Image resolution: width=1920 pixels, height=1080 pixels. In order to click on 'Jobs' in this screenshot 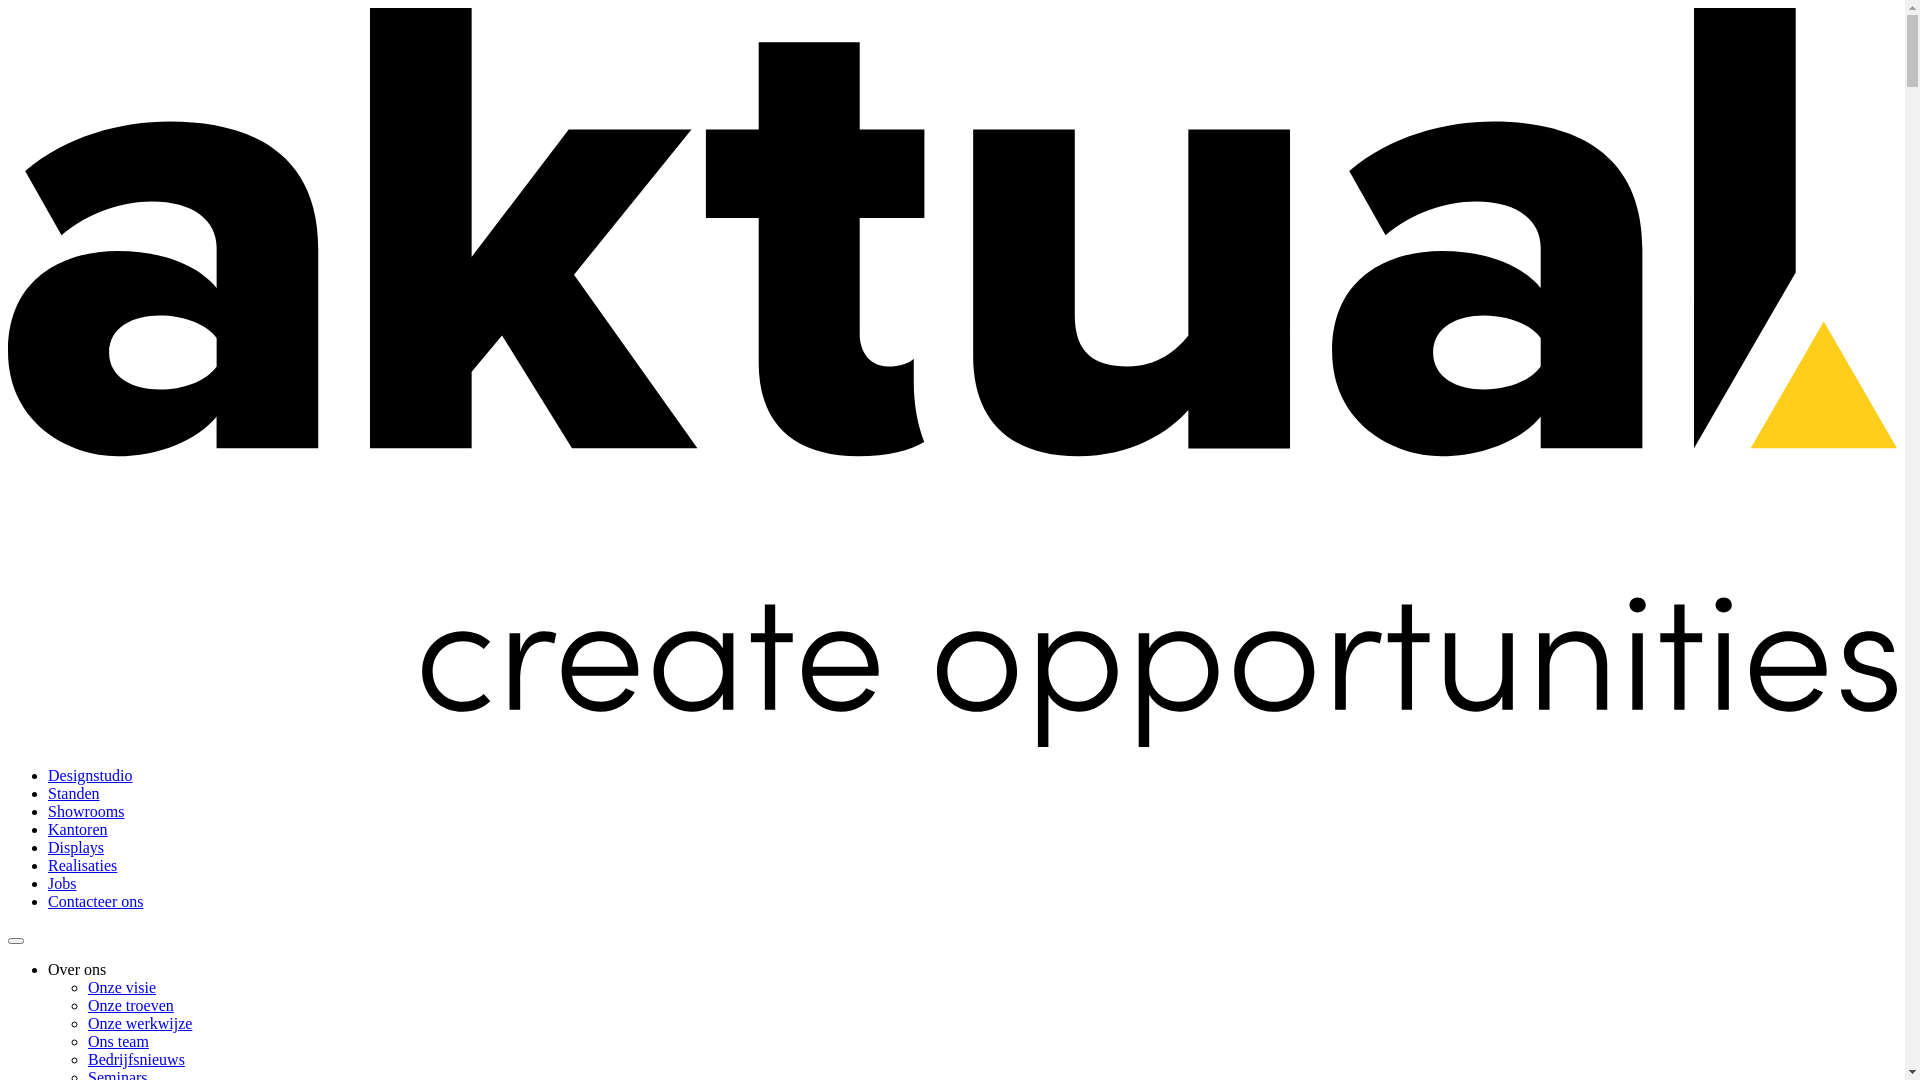, I will do `click(62, 882)`.